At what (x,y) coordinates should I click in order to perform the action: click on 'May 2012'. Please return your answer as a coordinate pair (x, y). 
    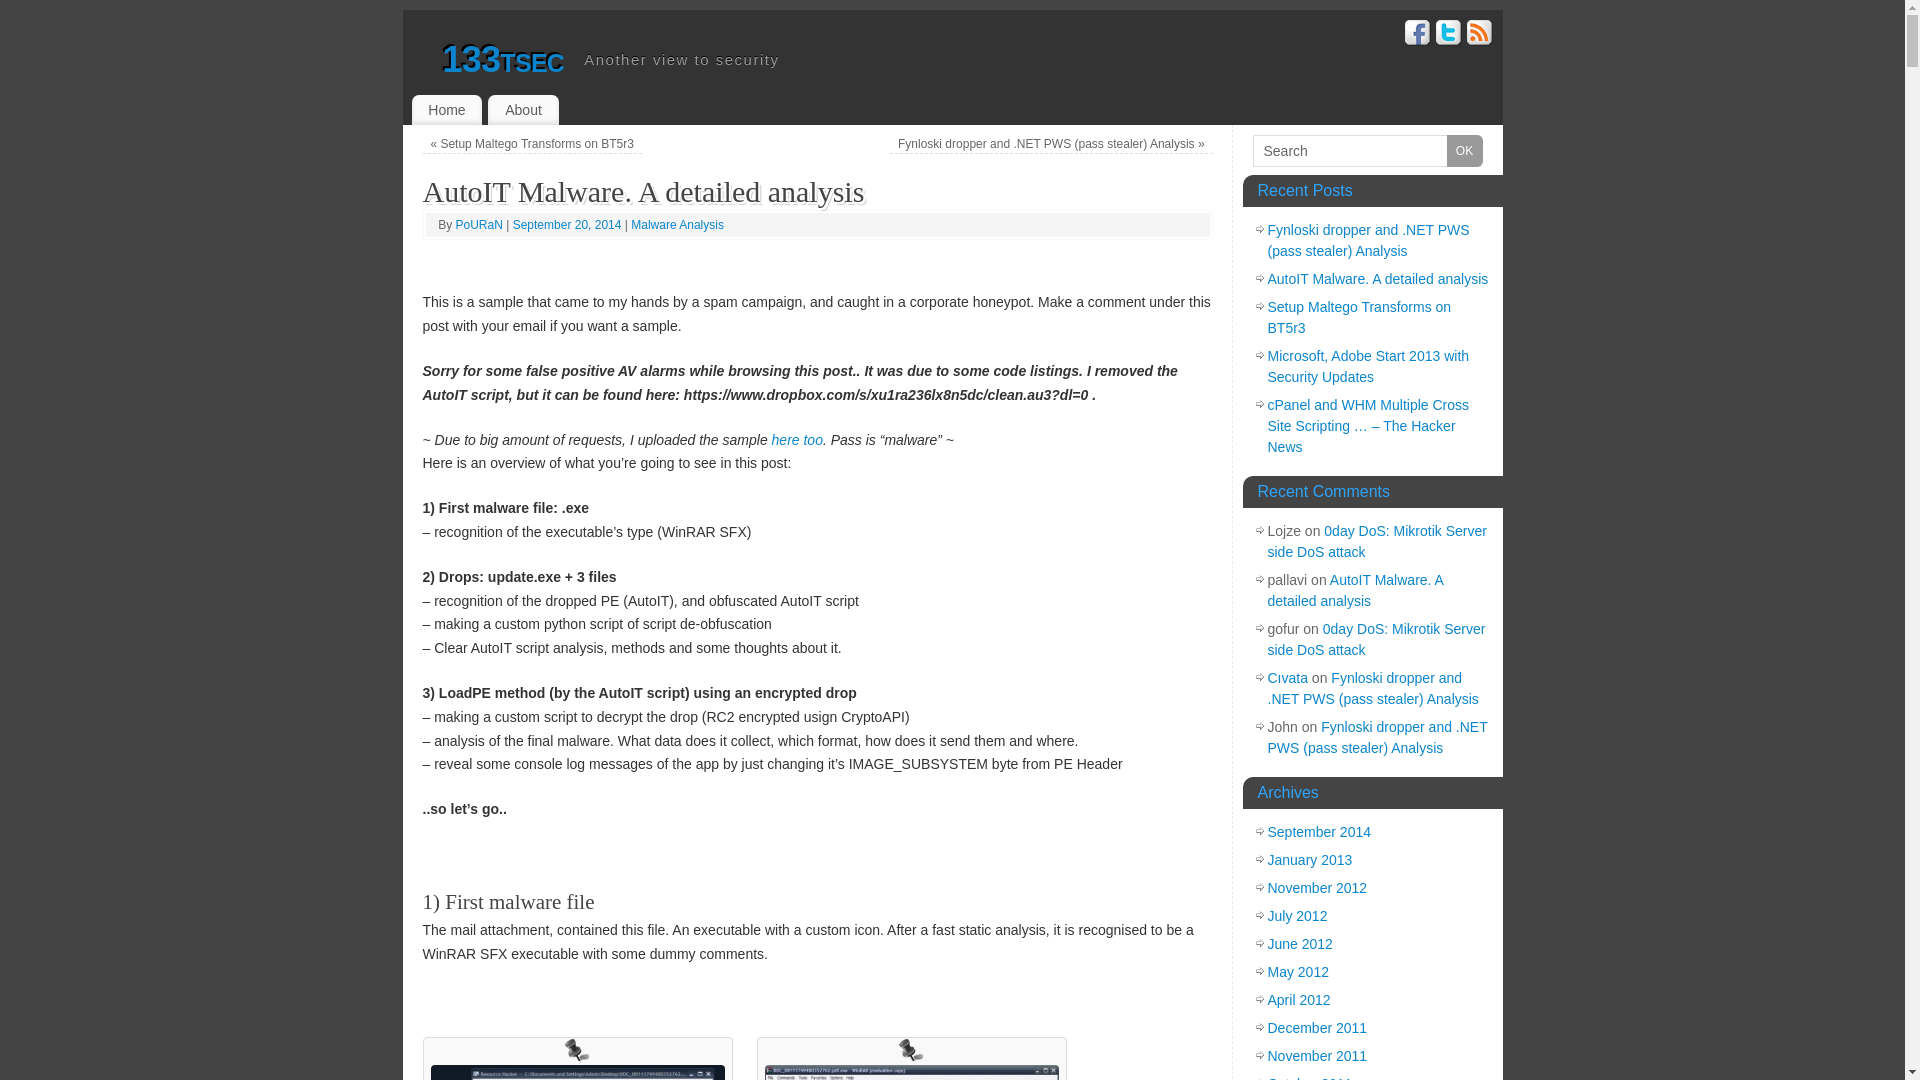
    Looking at the image, I should click on (1298, 971).